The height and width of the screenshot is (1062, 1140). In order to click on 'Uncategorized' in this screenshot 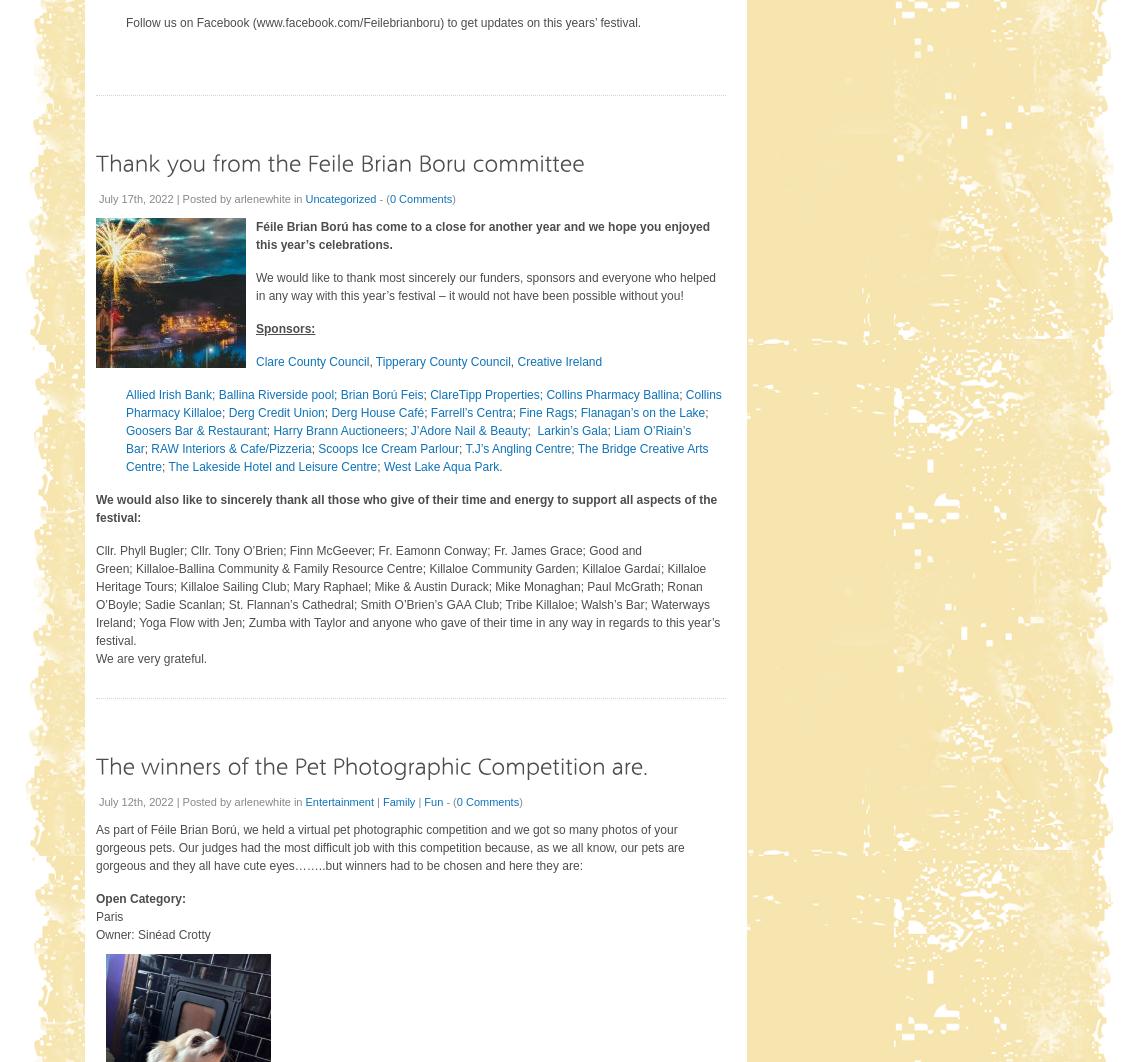, I will do `click(340, 199)`.